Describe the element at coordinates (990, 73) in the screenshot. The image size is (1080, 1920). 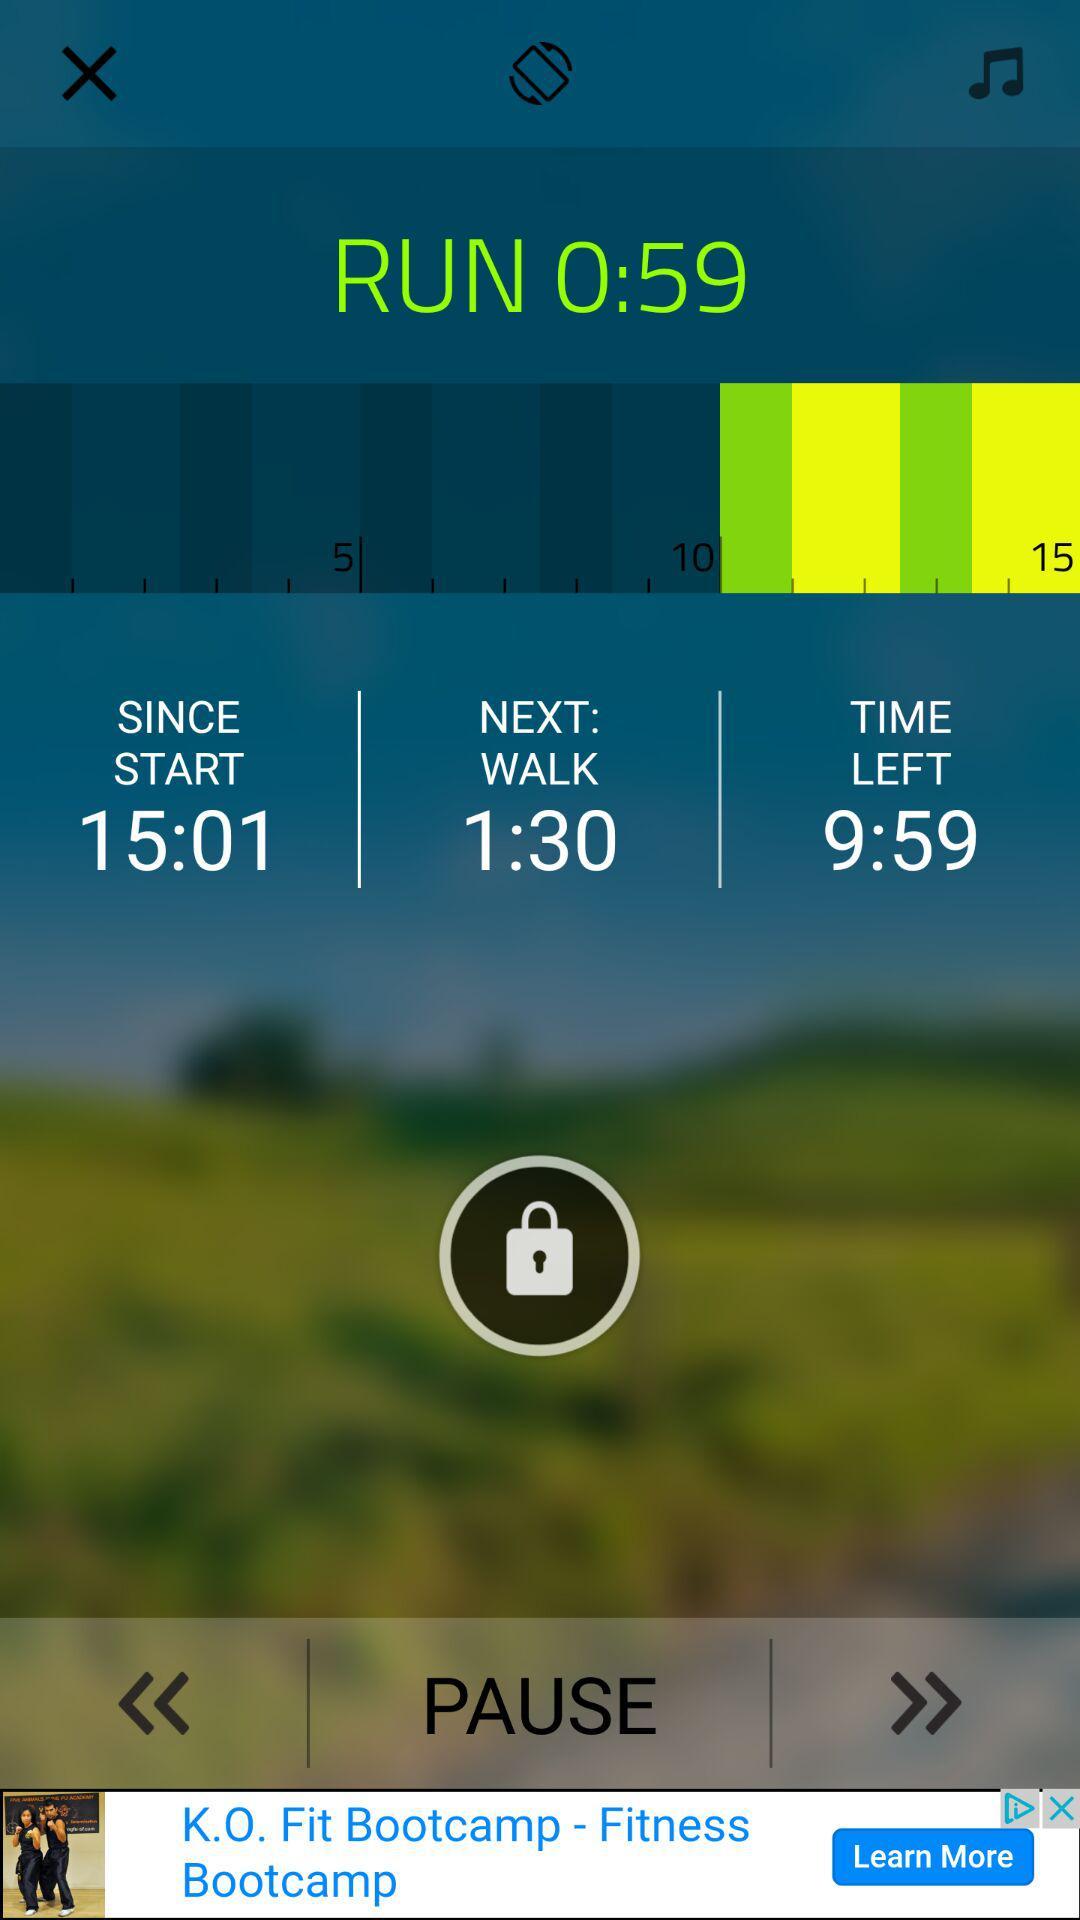
I see `music options` at that location.